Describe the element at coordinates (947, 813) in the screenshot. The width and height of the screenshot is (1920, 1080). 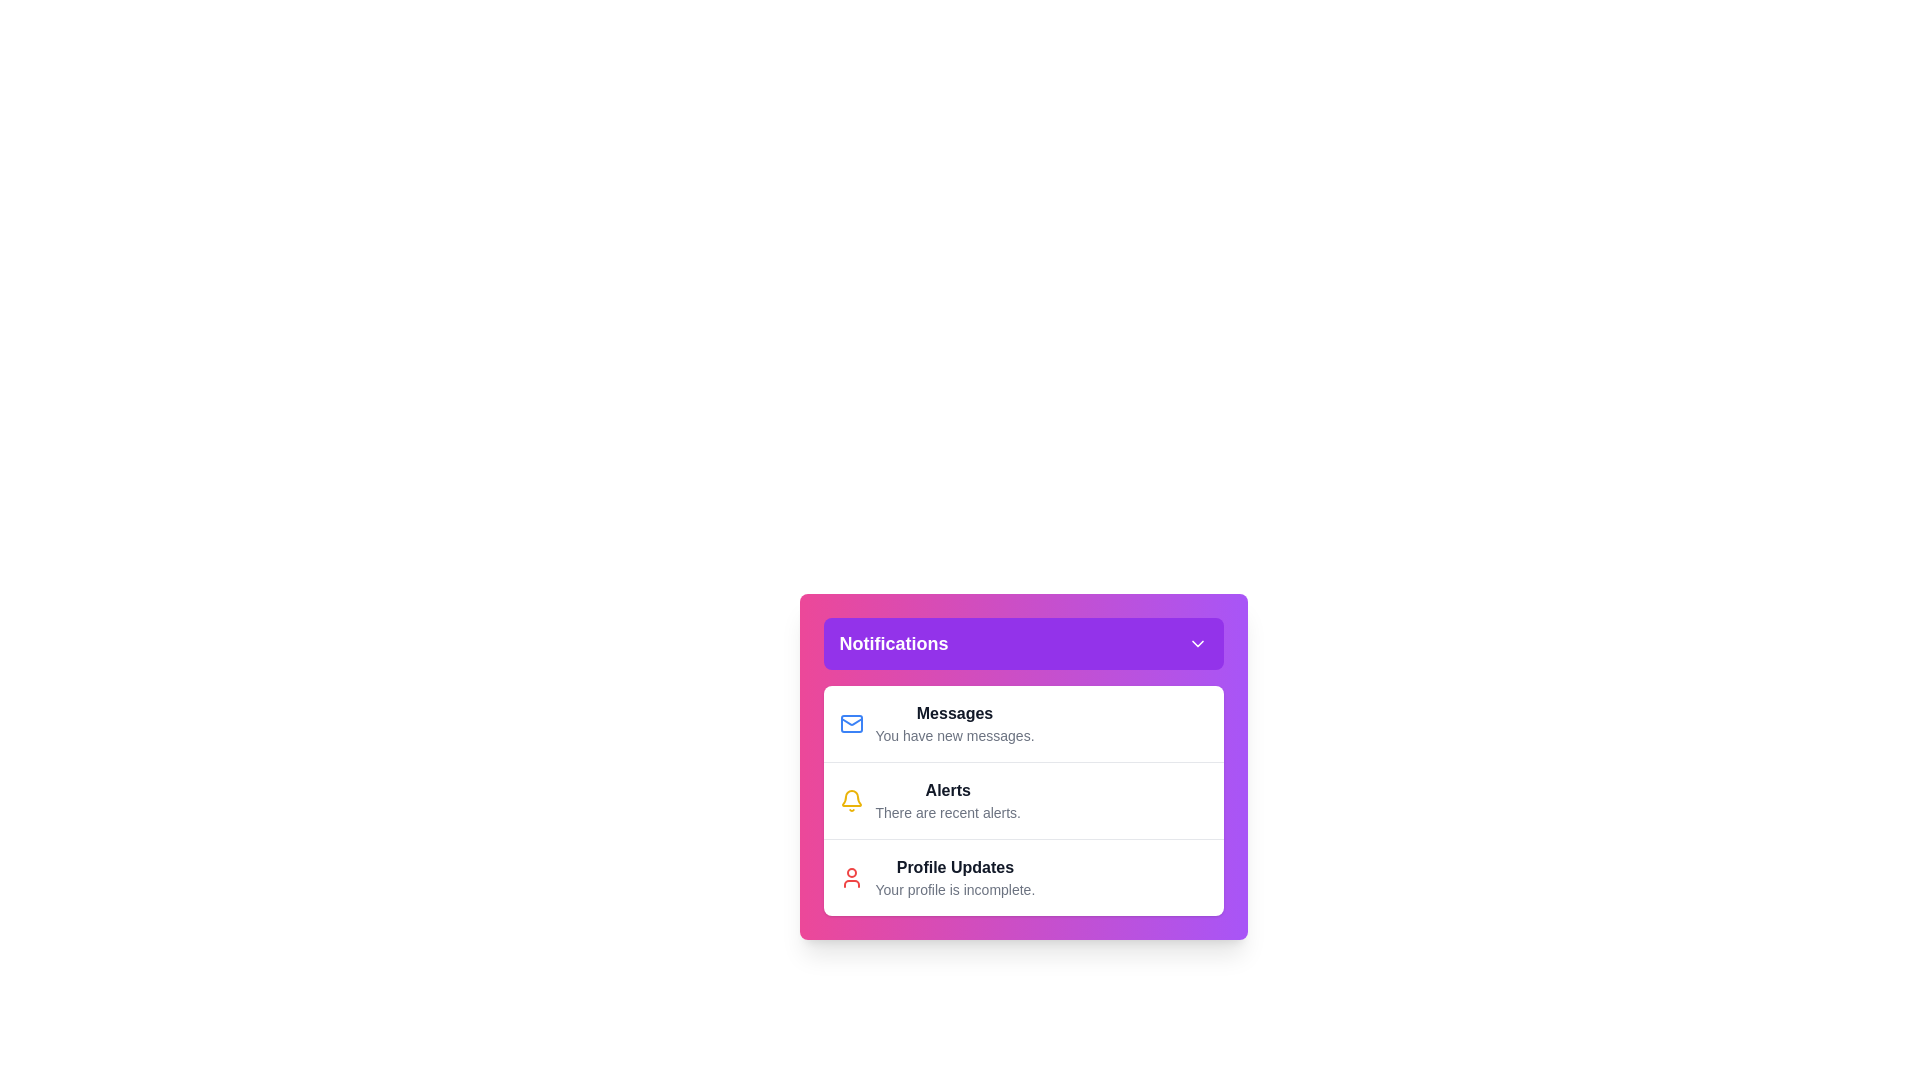
I see `the static text label that reads 'There are recent alerts.' which is positioned below the bolded label 'Alerts' in the Notifications widget` at that location.